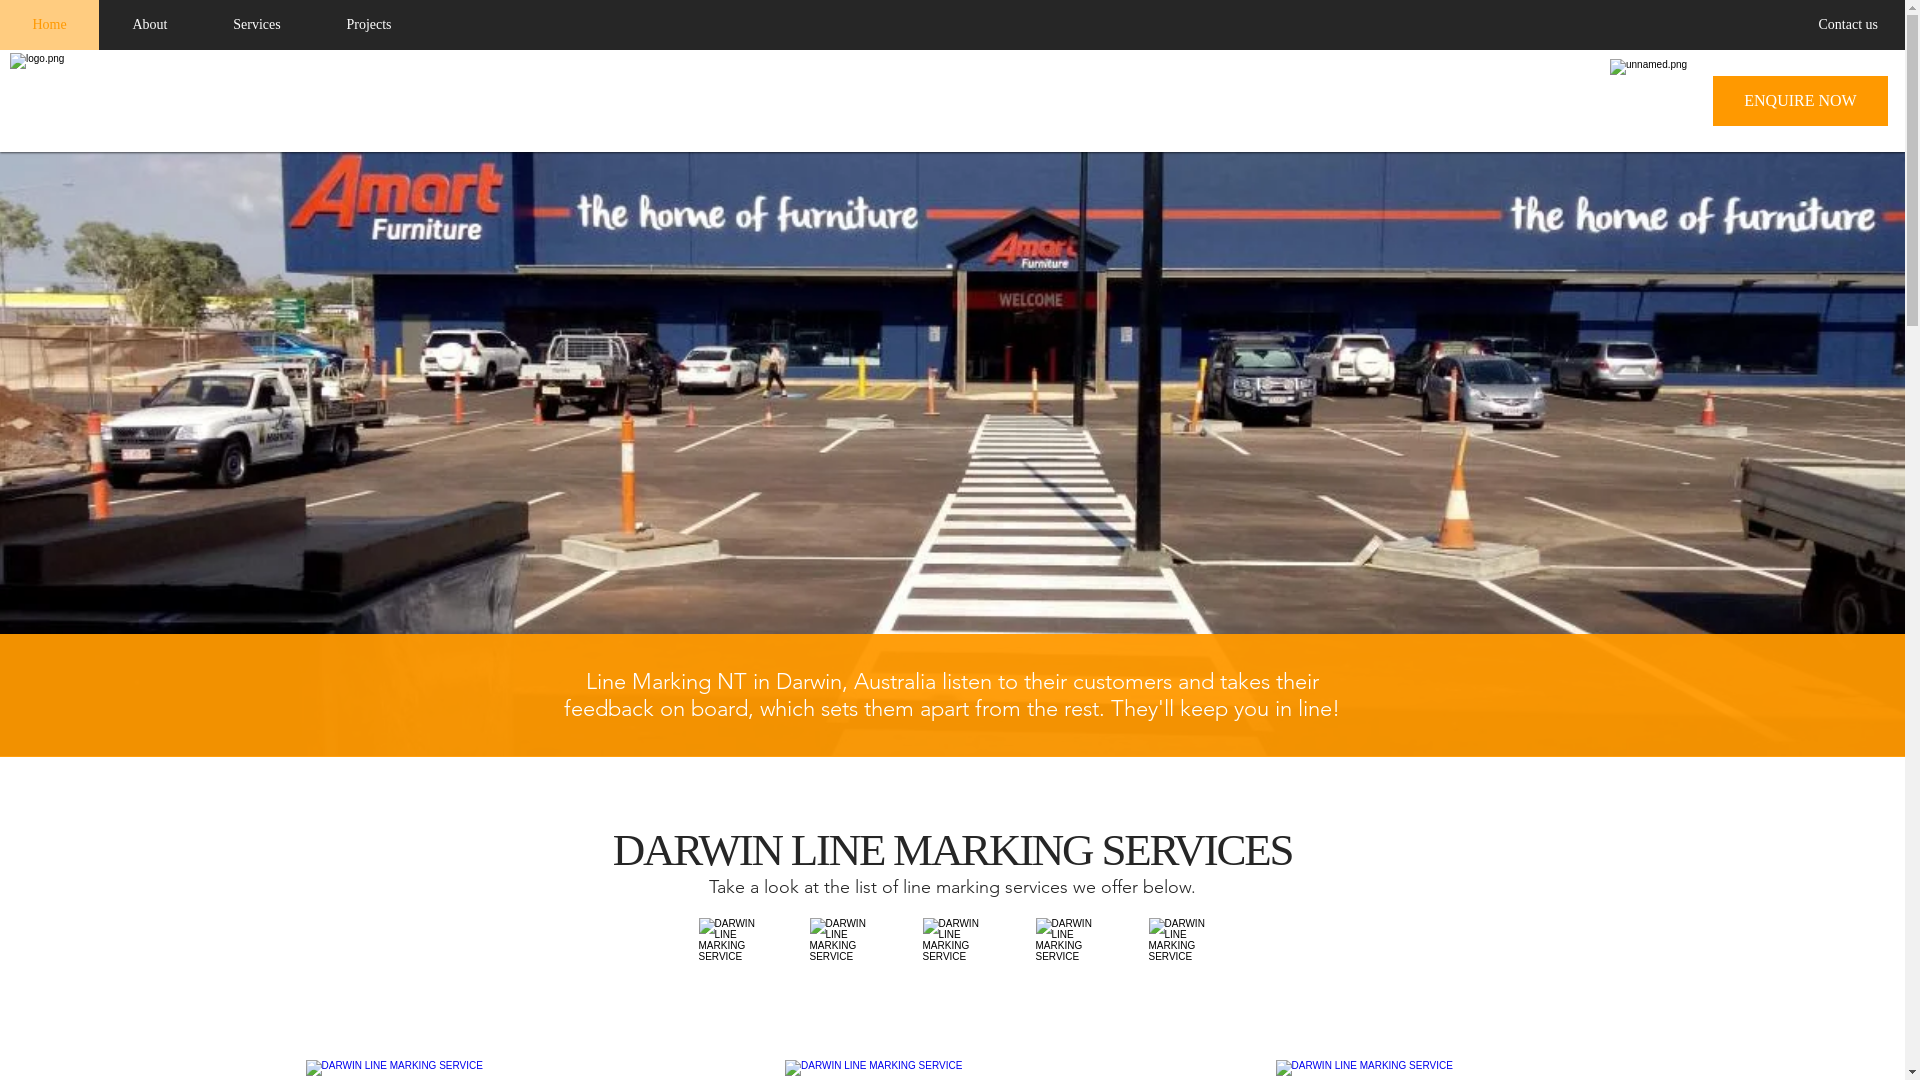 This screenshot has height=1080, width=1920. I want to click on 'Projects', so click(311, 24).